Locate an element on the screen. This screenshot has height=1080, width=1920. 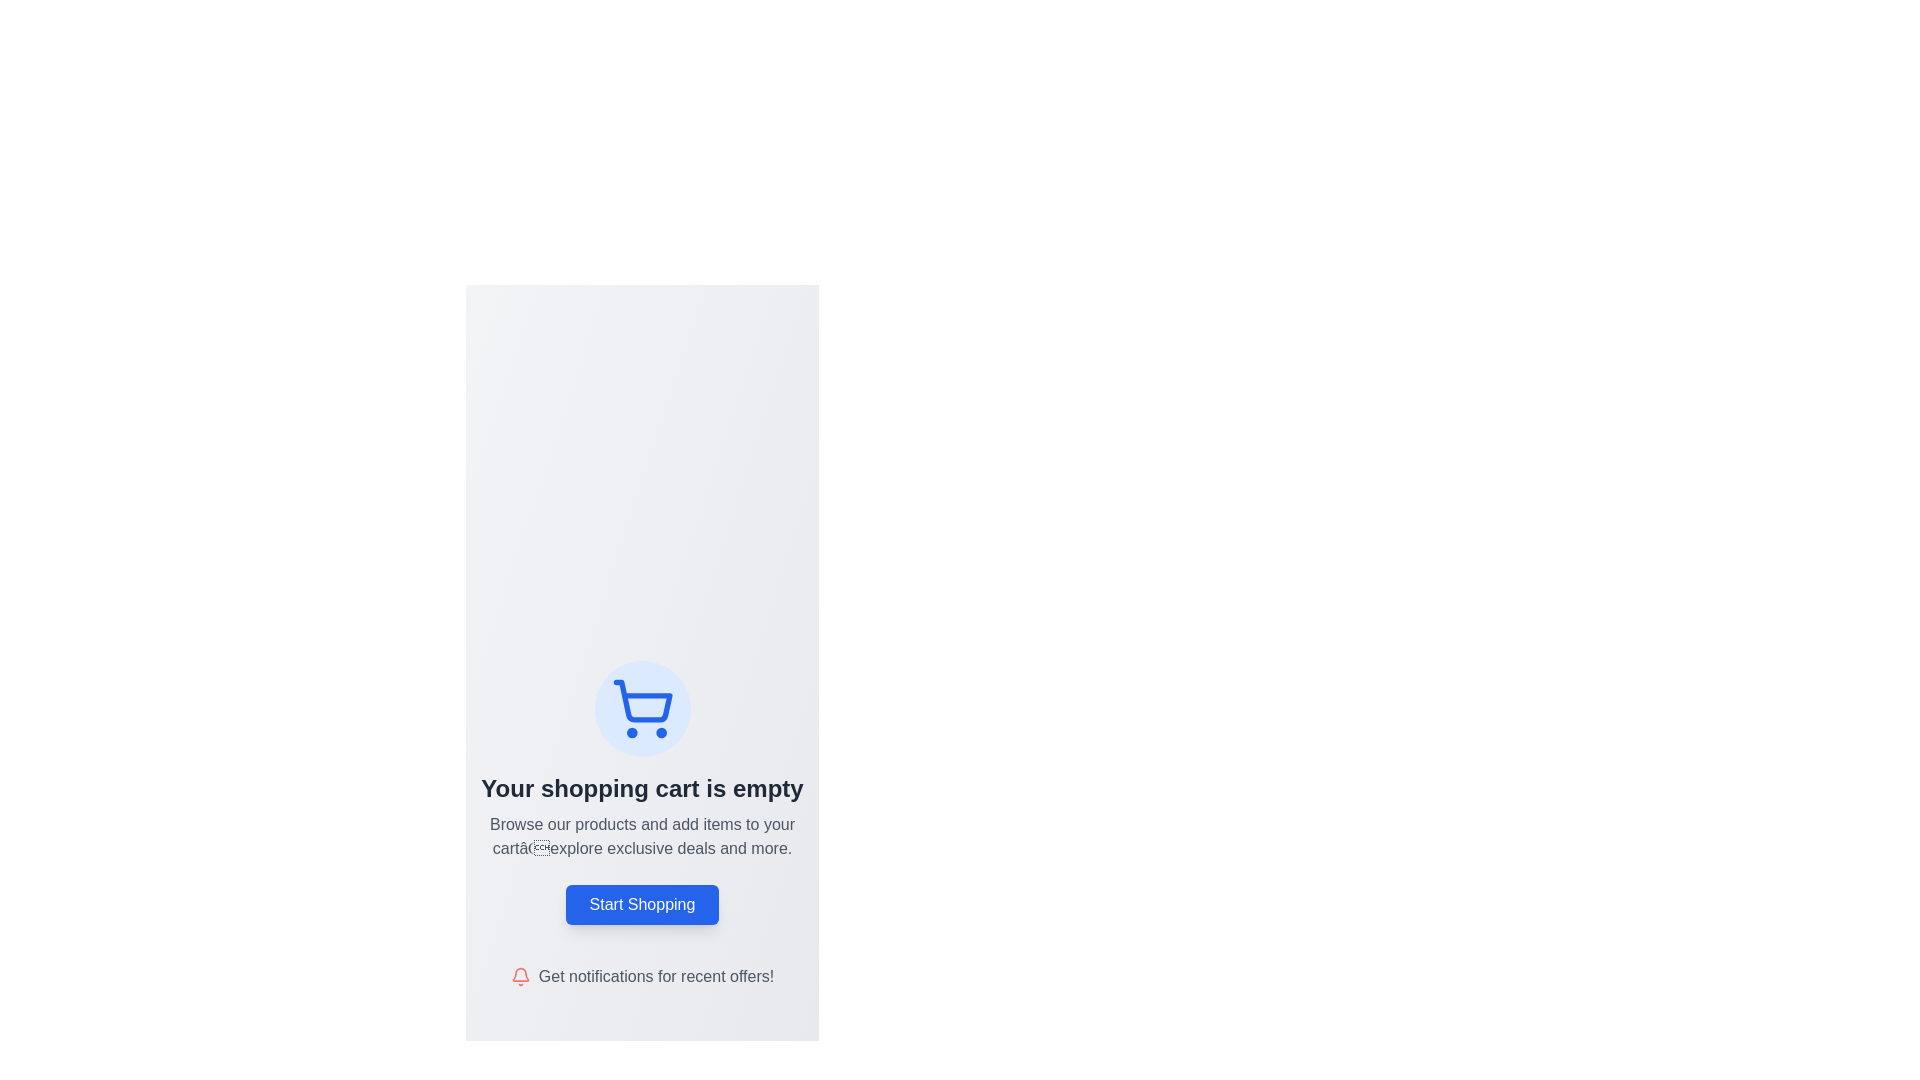
the instructional text located below 'Your shopping cart is empty' and above the 'Start Shopping' button on the shopping cart page is located at coordinates (642, 837).